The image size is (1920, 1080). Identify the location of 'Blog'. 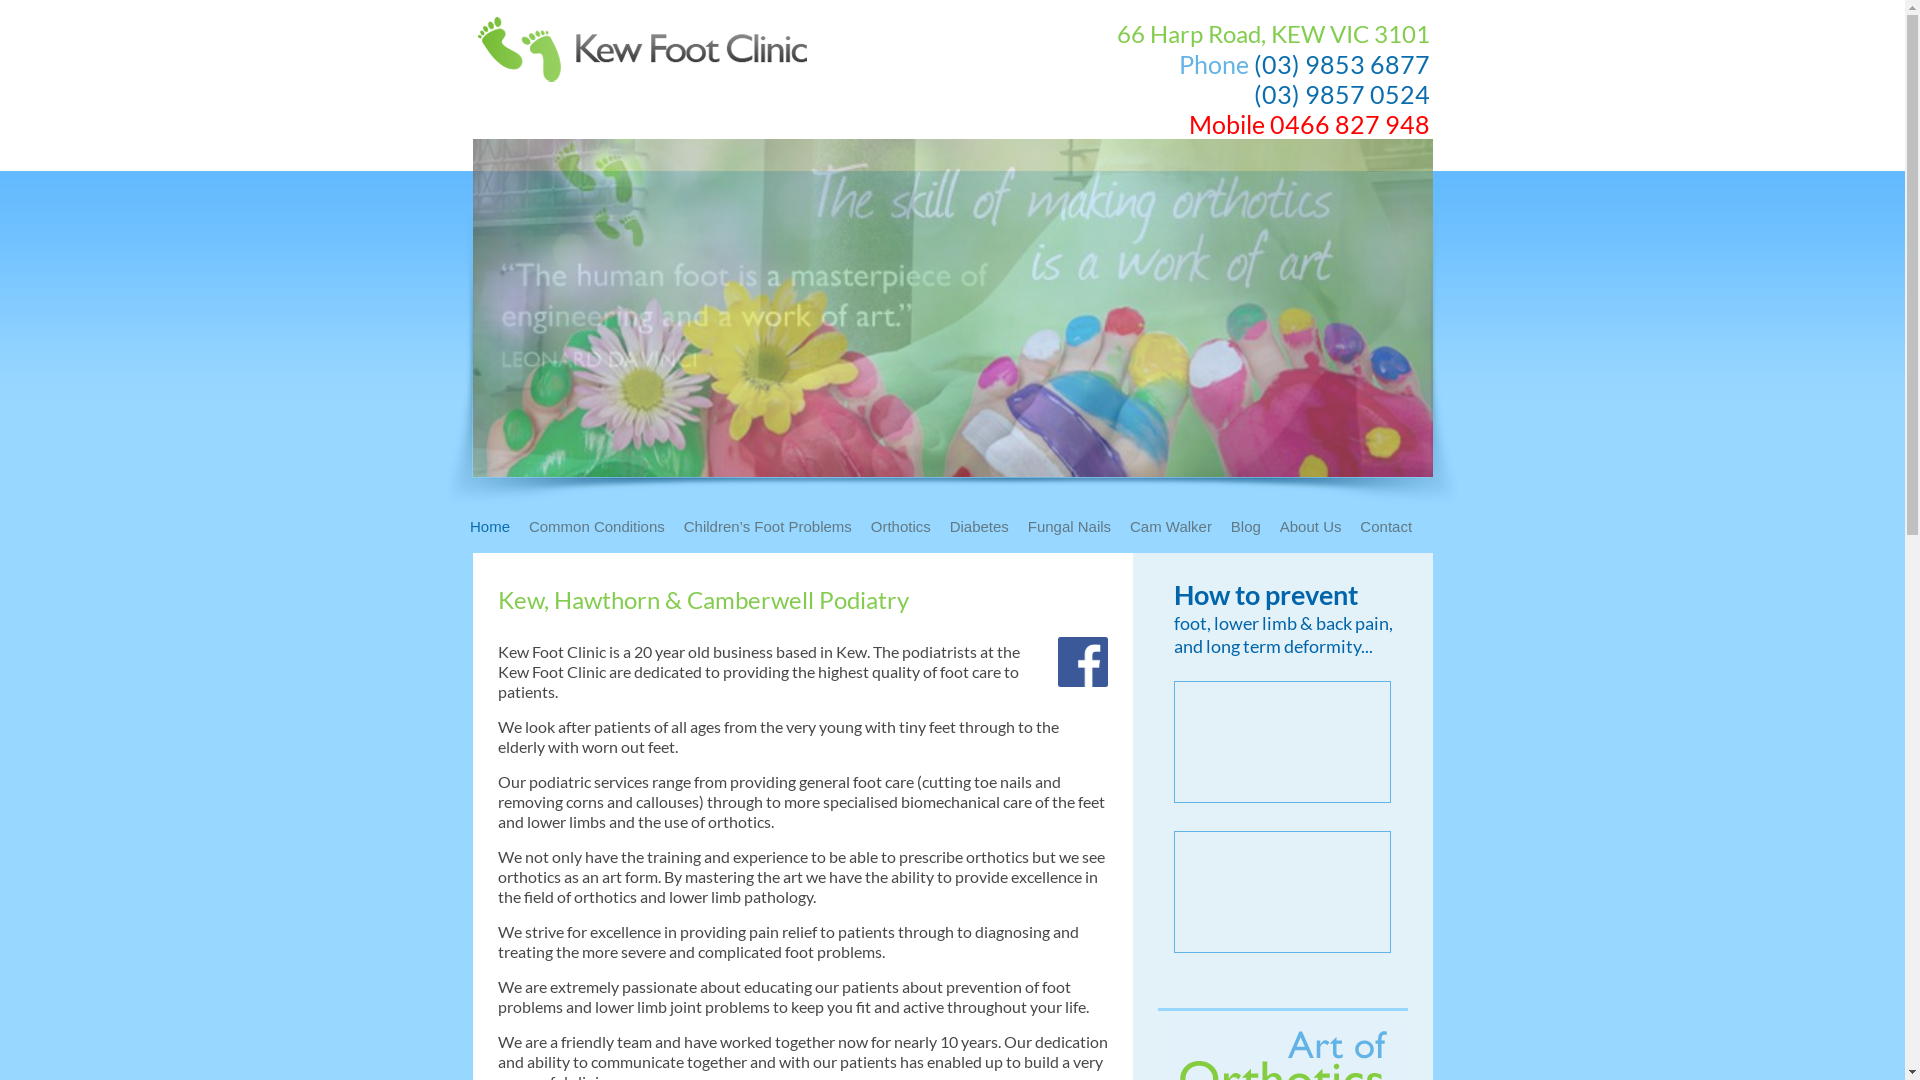
(1252, 531).